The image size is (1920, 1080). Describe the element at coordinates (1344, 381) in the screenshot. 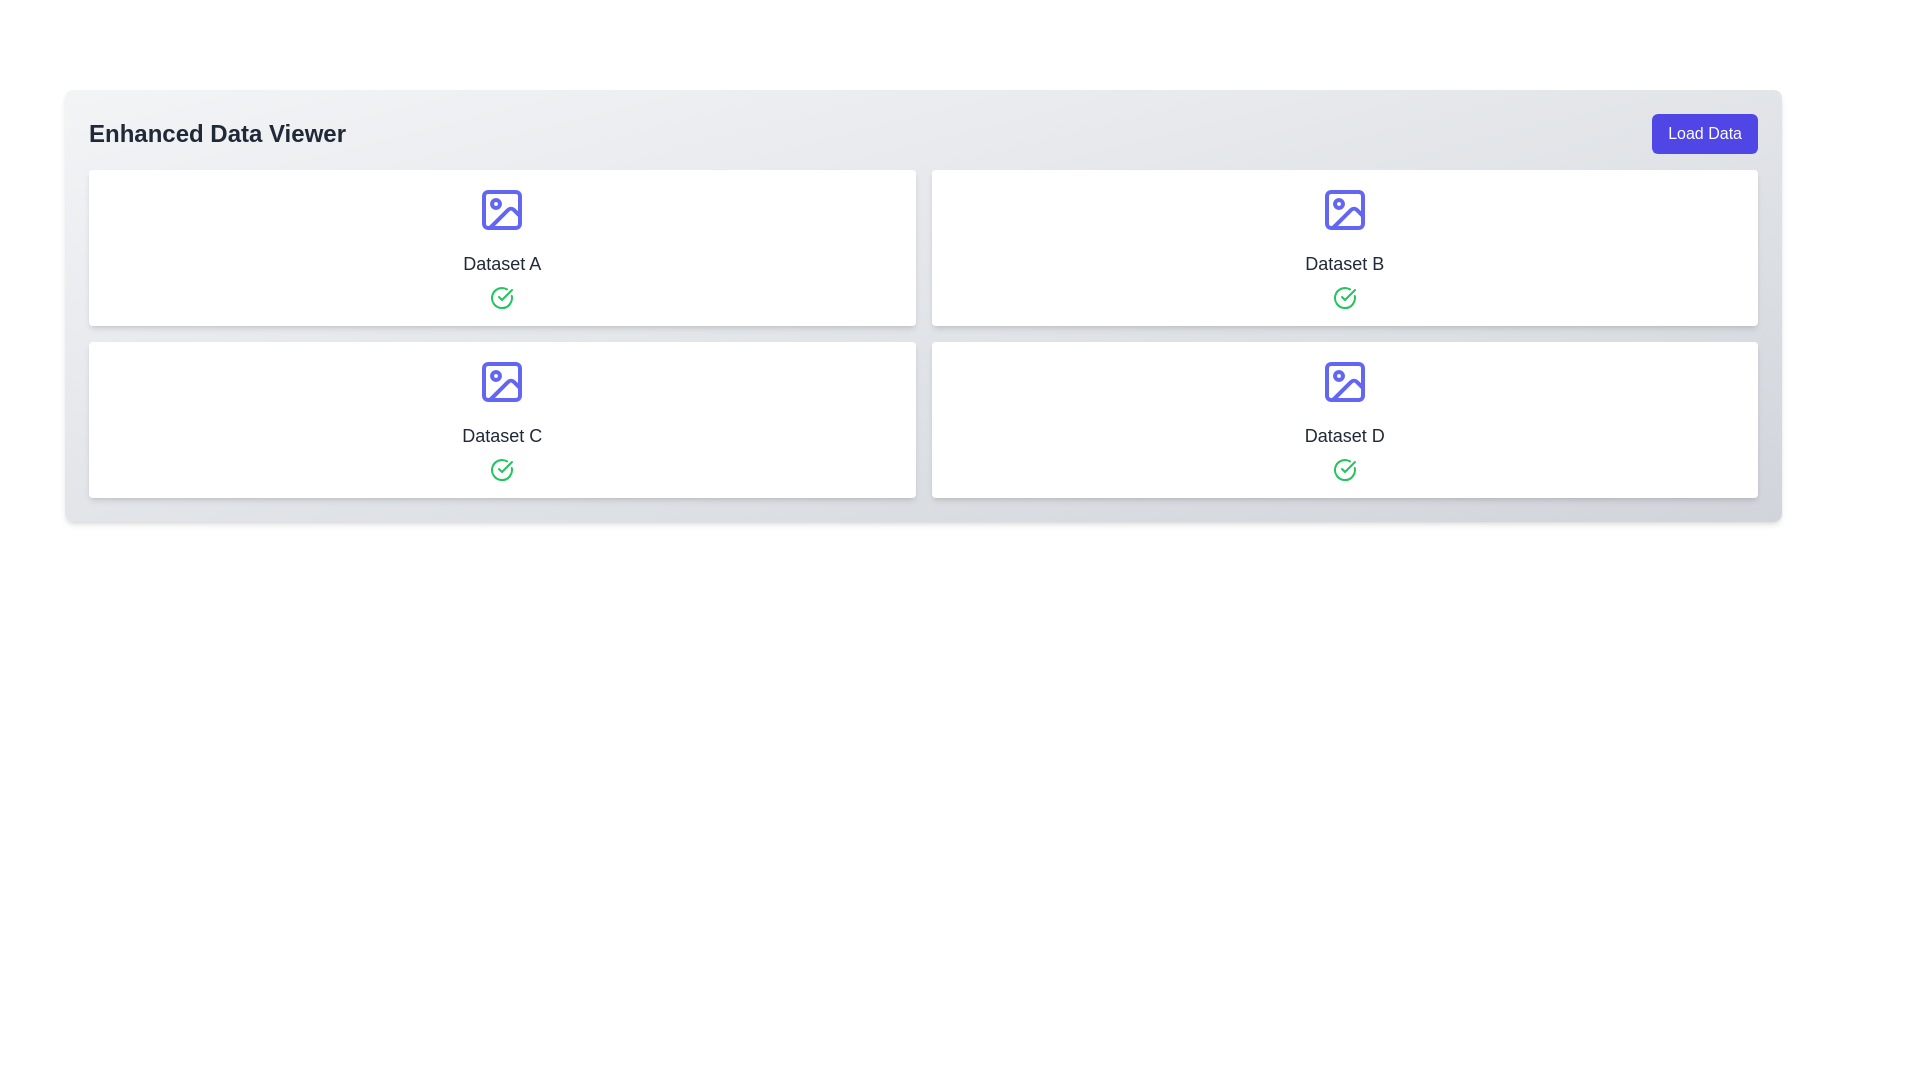

I see `the bottom-right icon representing 'Dataset D'` at that location.